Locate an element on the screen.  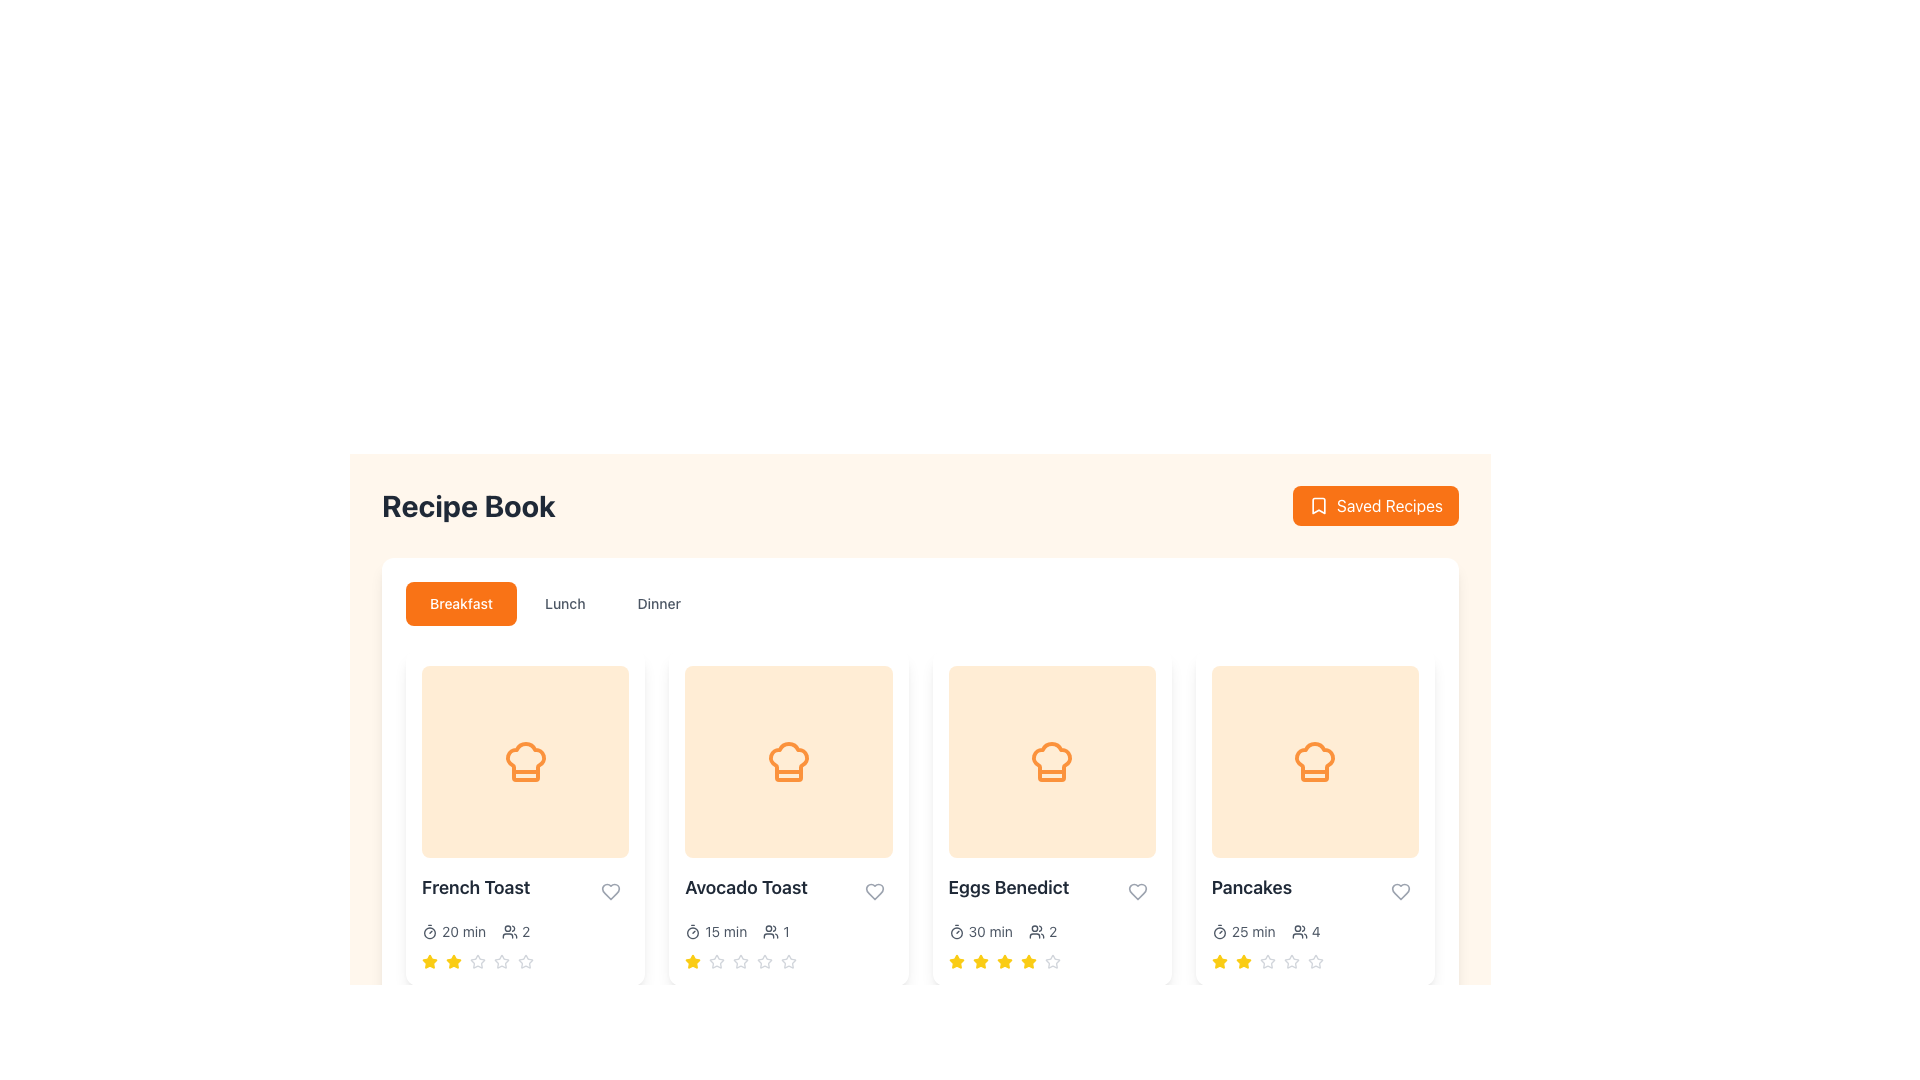
the heart-shaped favorite icon located at the bottom-right corner of the 'Pancakes' card is located at coordinates (1400, 890).